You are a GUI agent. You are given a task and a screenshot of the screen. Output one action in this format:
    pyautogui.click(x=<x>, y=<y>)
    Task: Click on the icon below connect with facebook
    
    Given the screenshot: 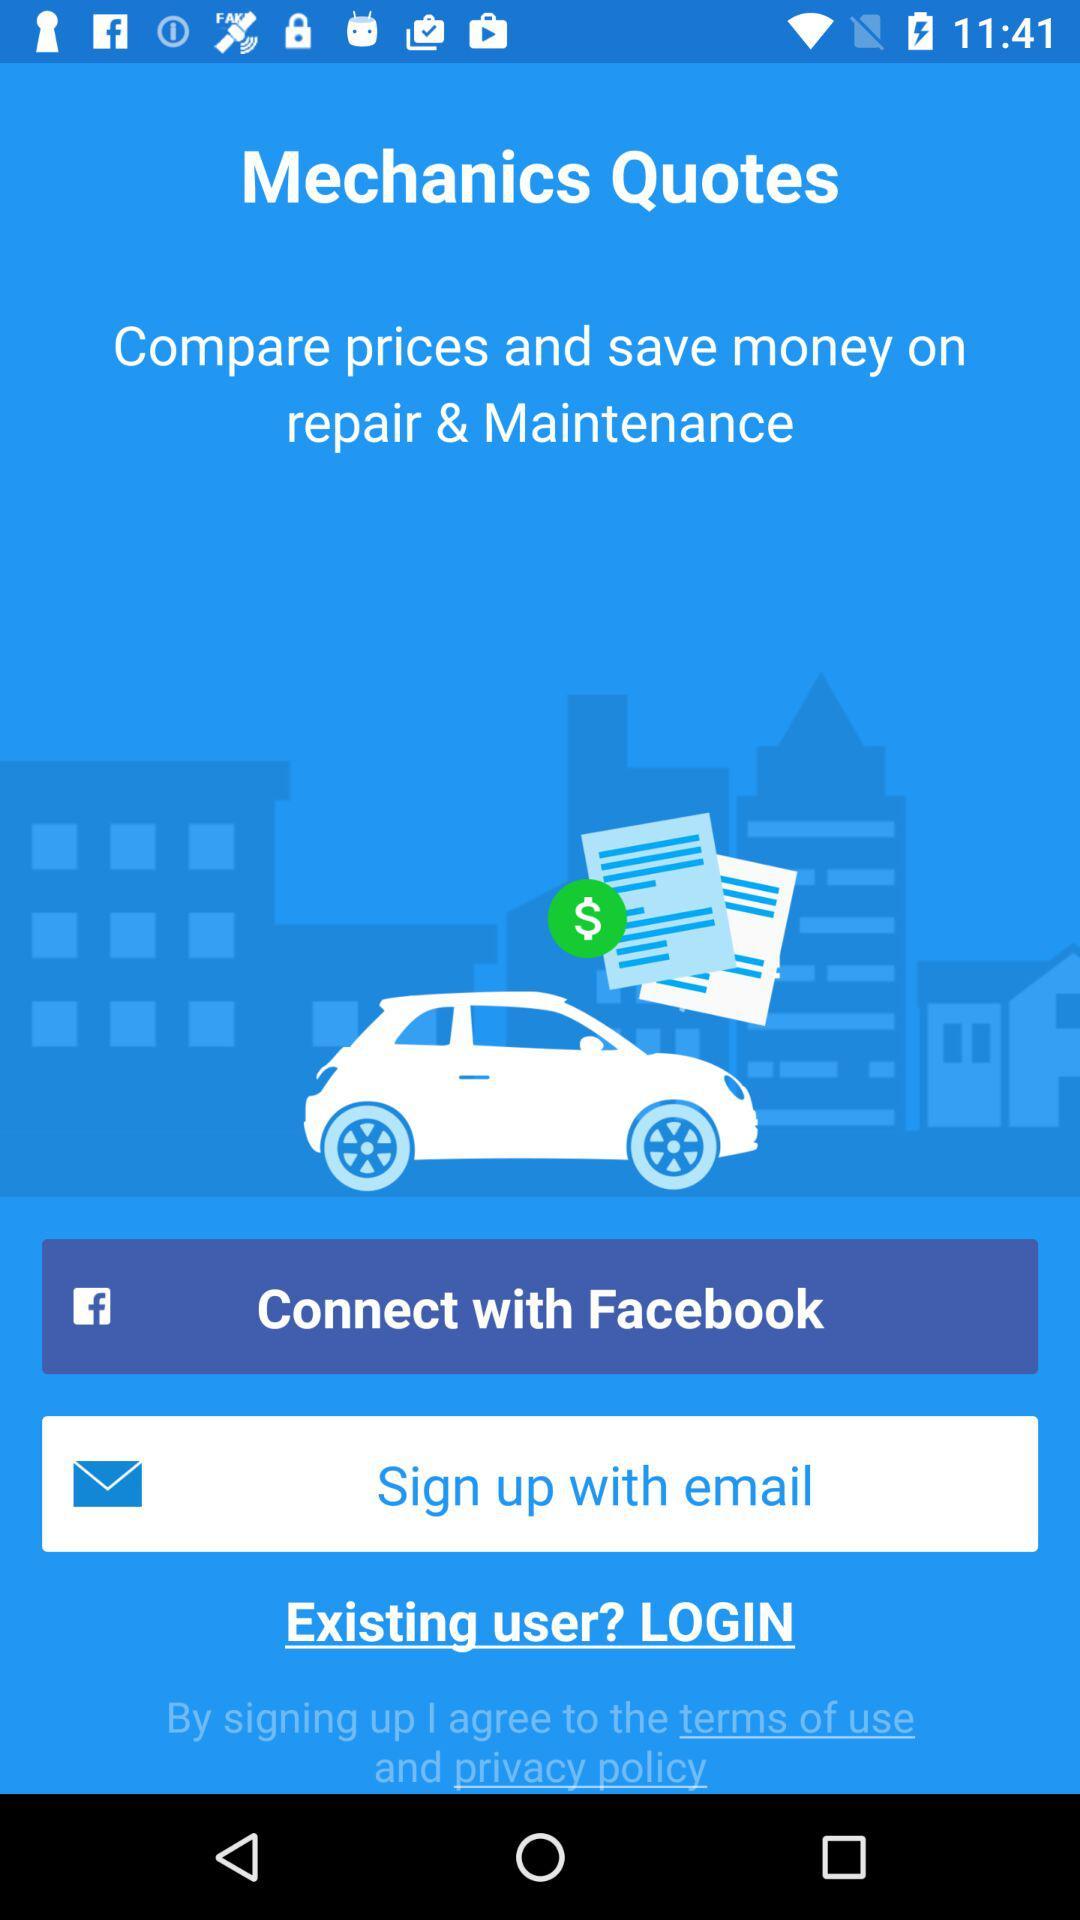 What is the action you would take?
    pyautogui.click(x=540, y=1483)
    